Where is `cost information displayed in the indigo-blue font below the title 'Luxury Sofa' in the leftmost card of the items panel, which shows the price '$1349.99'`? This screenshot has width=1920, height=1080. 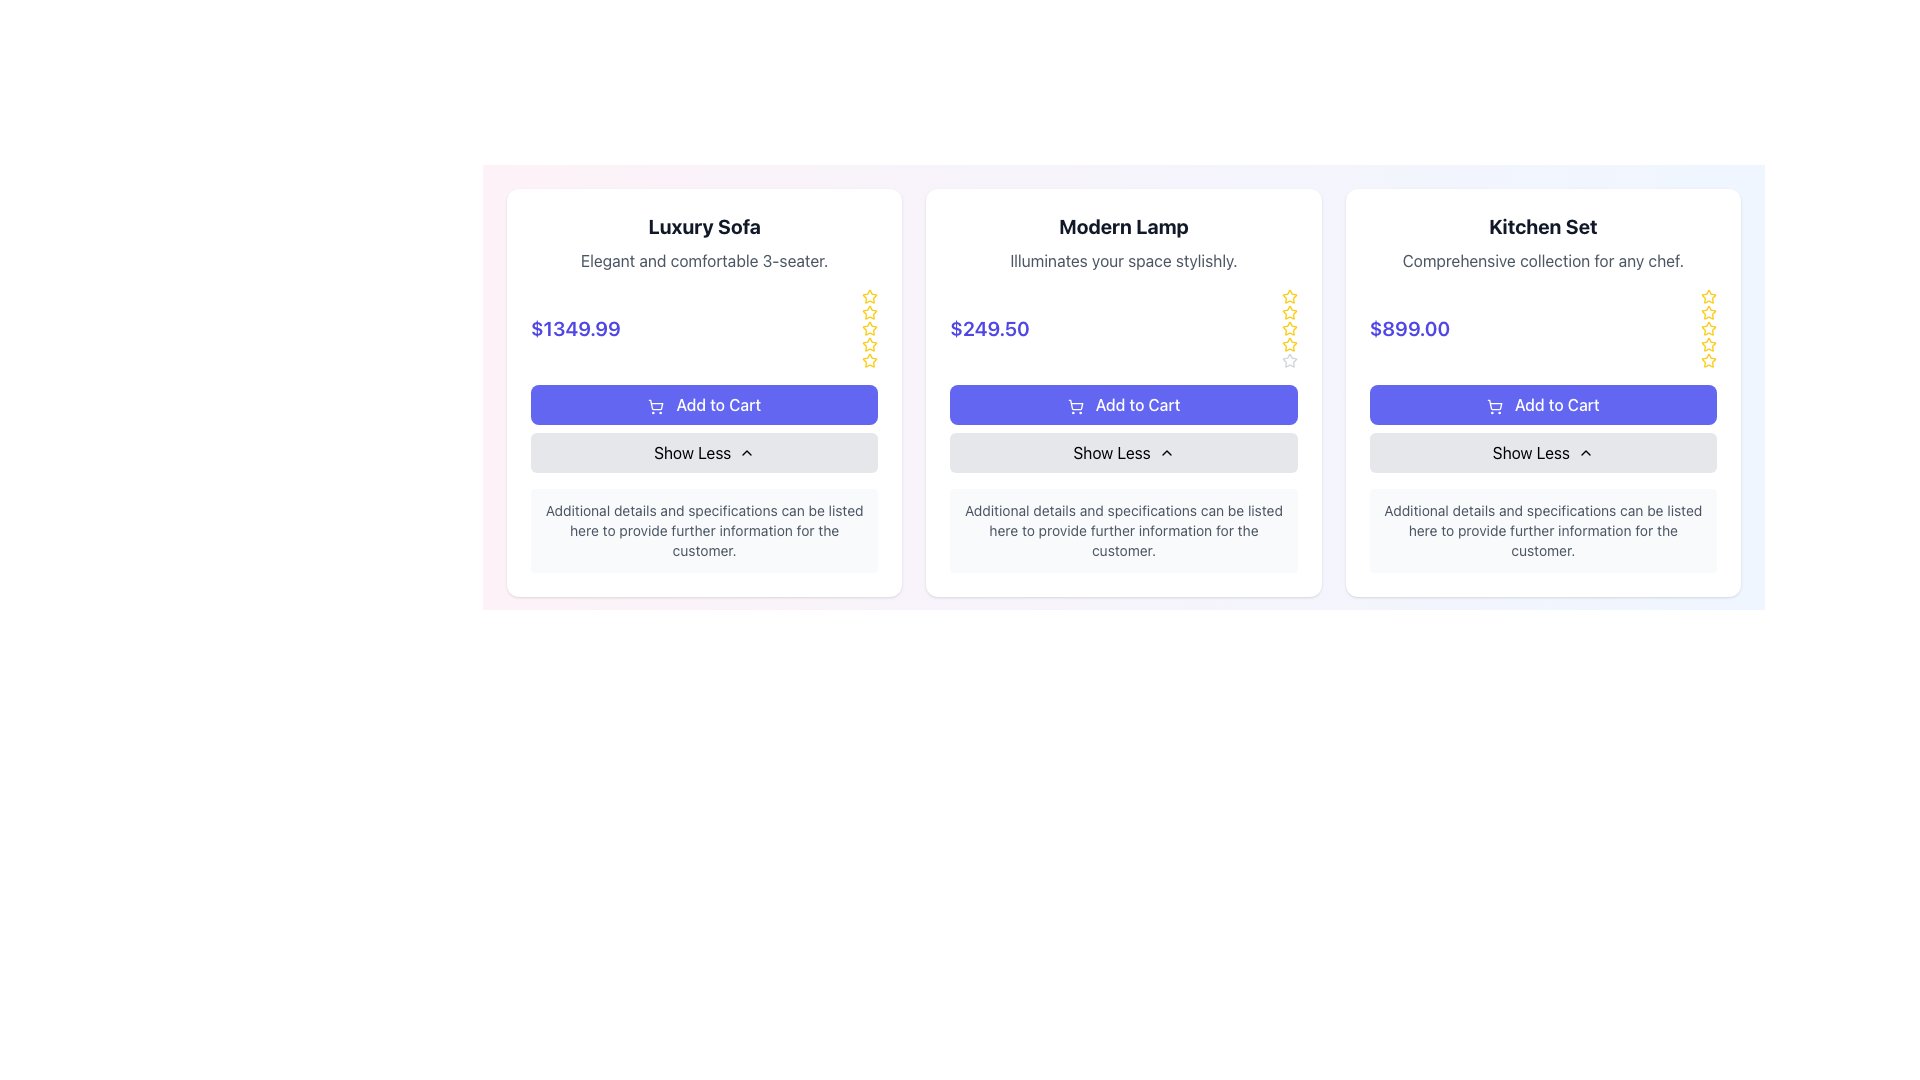
cost information displayed in the indigo-blue font below the title 'Luxury Sofa' in the leftmost card of the items panel, which shows the price '$1349.99' is located at coordinates (575, 327).